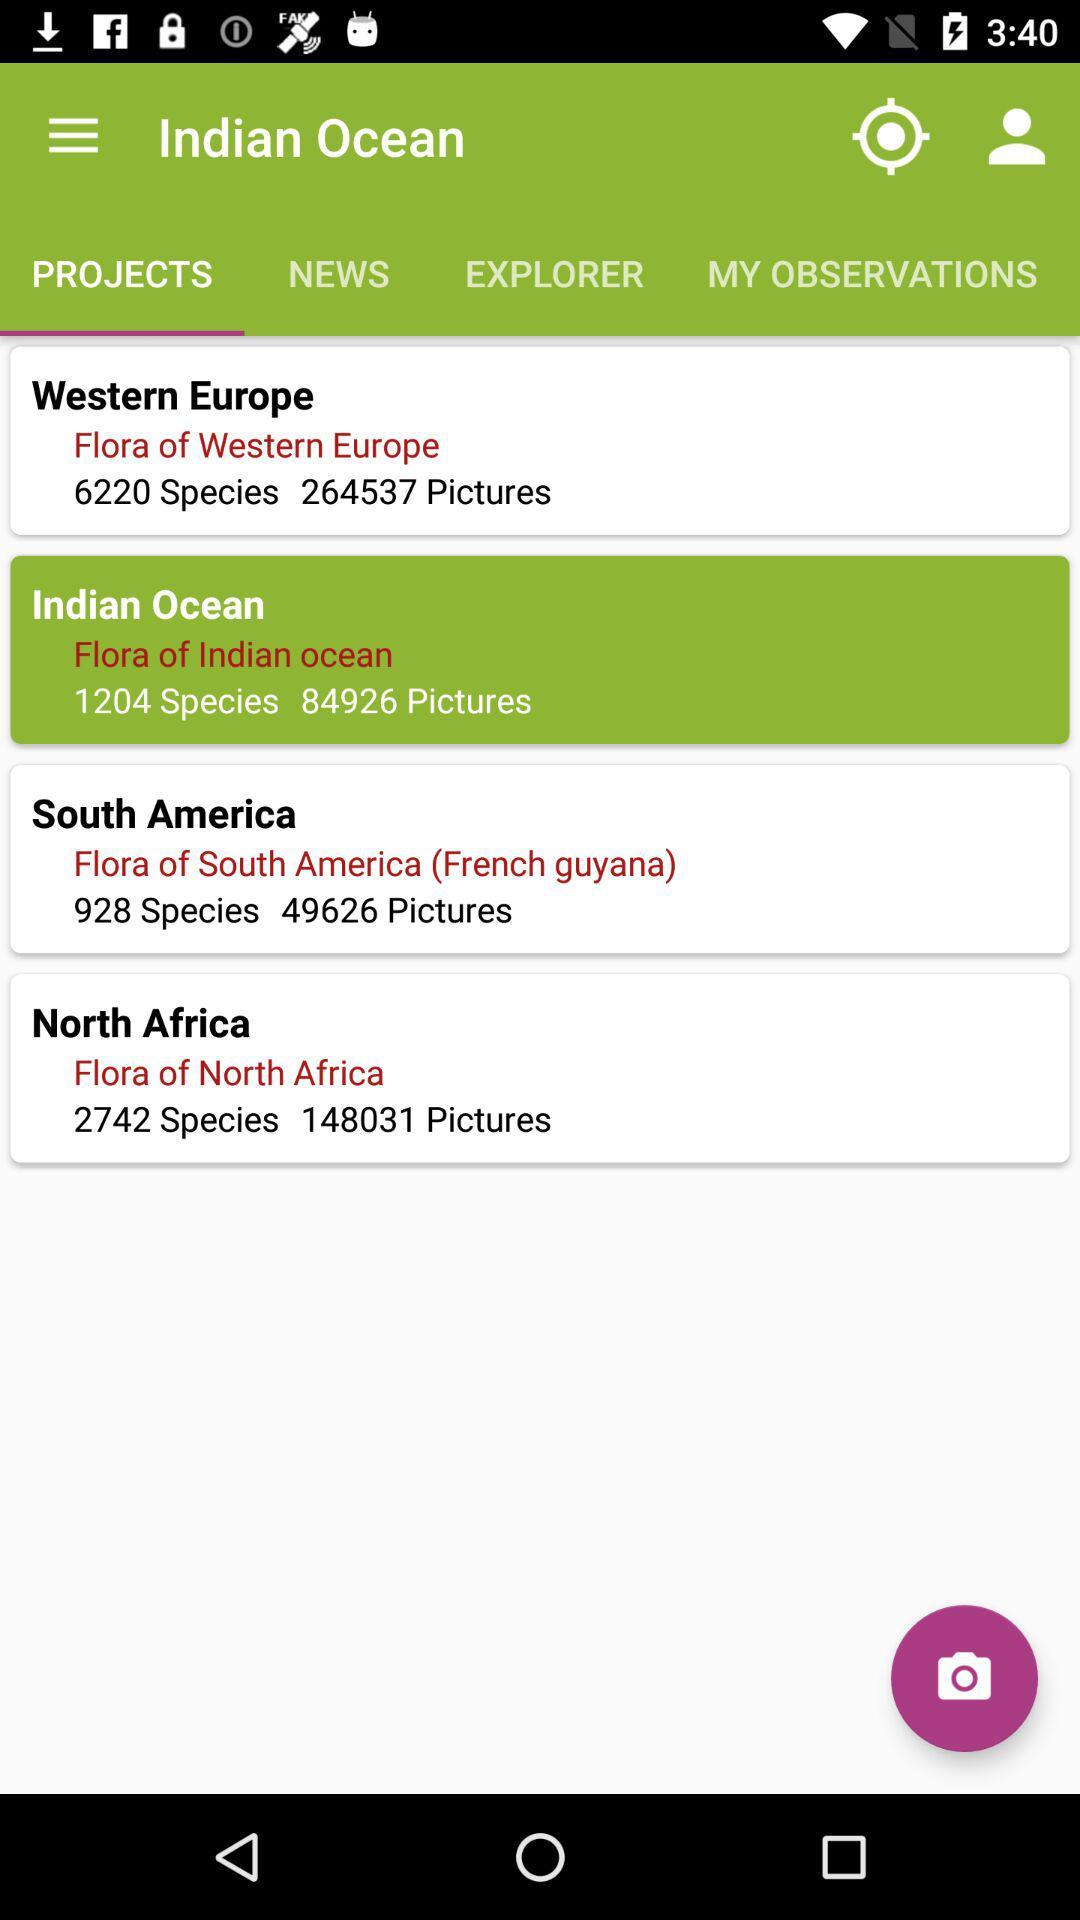  I want to click on icon at the bottom right corner, so click(963, 1678).